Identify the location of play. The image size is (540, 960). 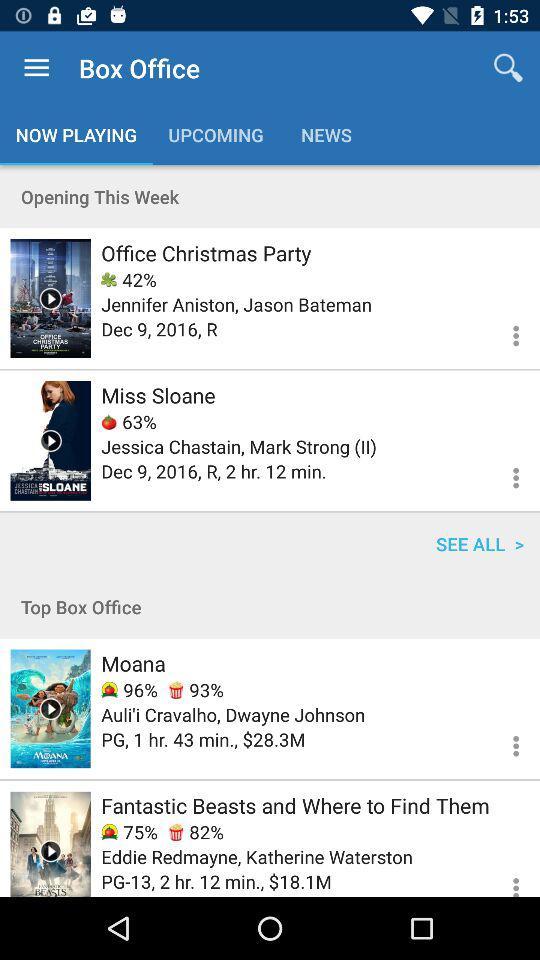
(50, 843).